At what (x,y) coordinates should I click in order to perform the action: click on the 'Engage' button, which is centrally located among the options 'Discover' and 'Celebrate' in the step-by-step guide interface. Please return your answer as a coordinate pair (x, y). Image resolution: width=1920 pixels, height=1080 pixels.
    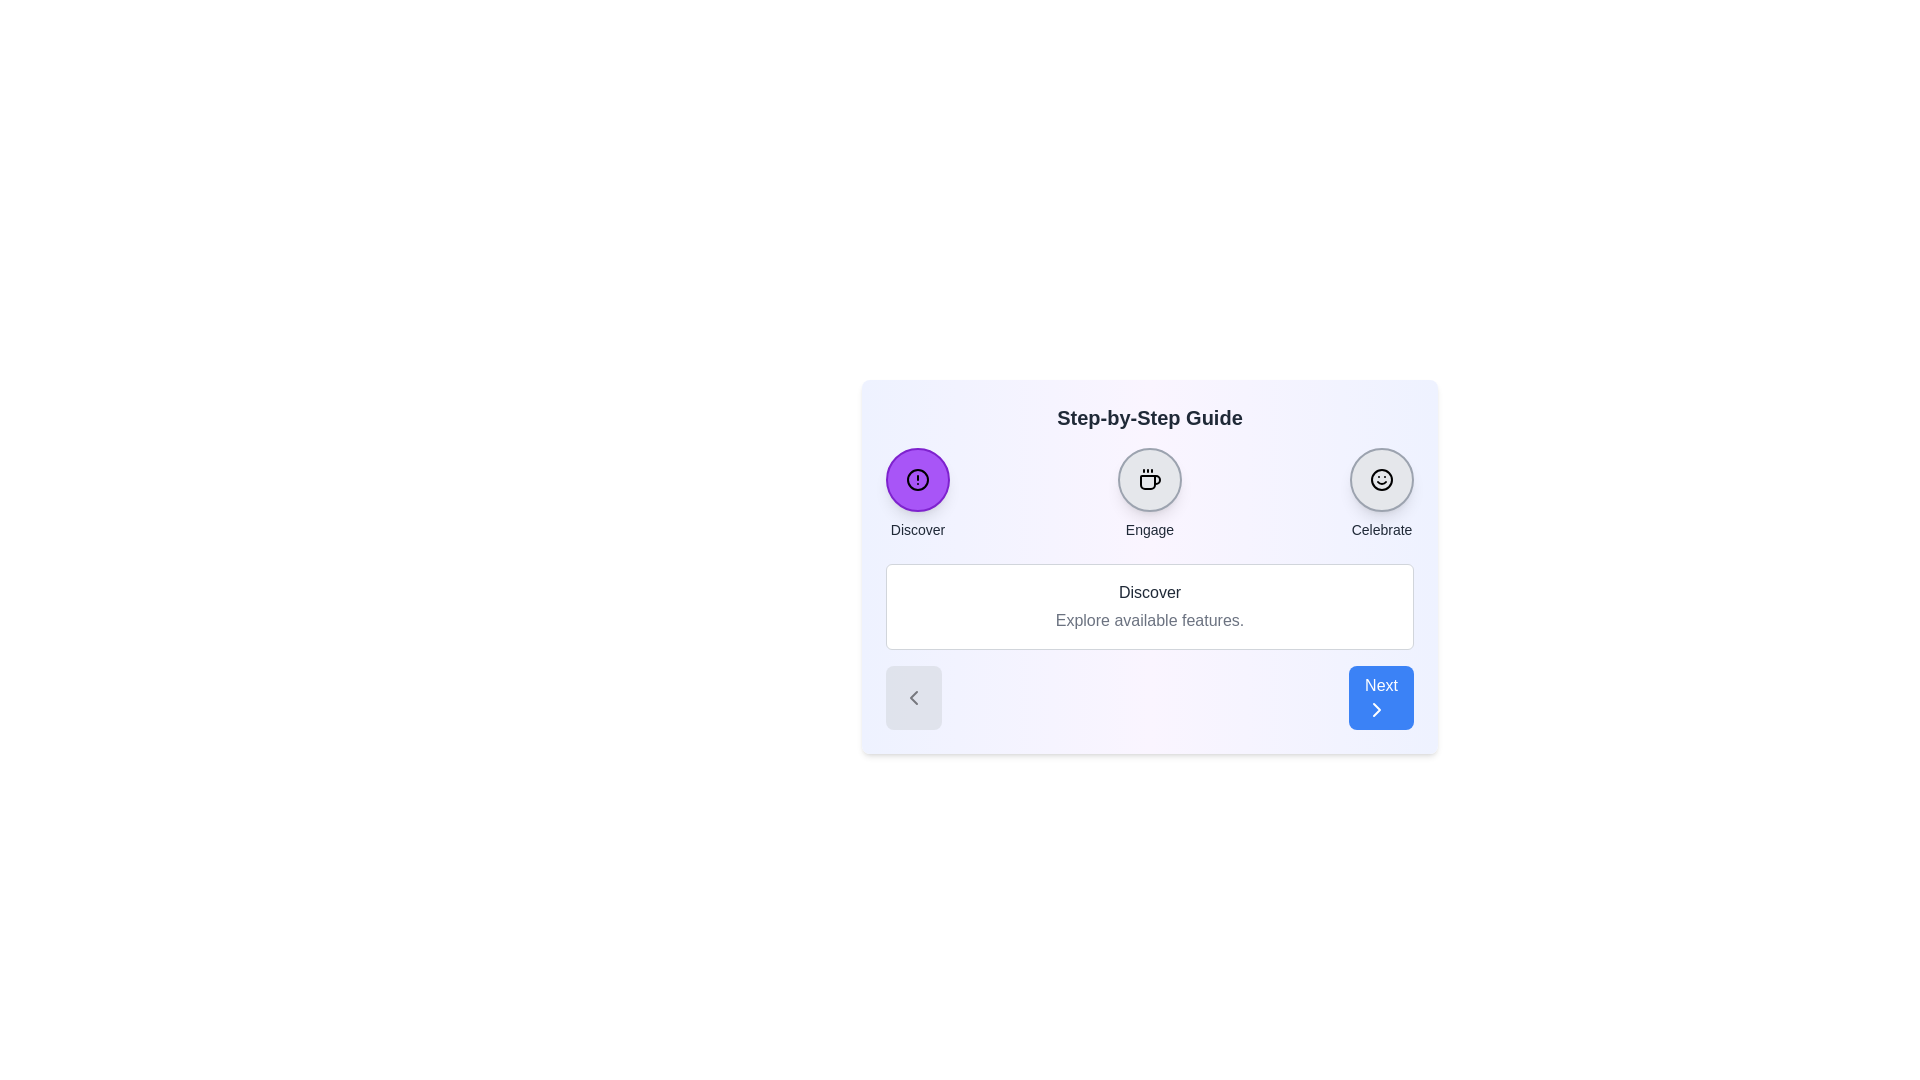
    Looking at the image, I should click on (1150, 493).